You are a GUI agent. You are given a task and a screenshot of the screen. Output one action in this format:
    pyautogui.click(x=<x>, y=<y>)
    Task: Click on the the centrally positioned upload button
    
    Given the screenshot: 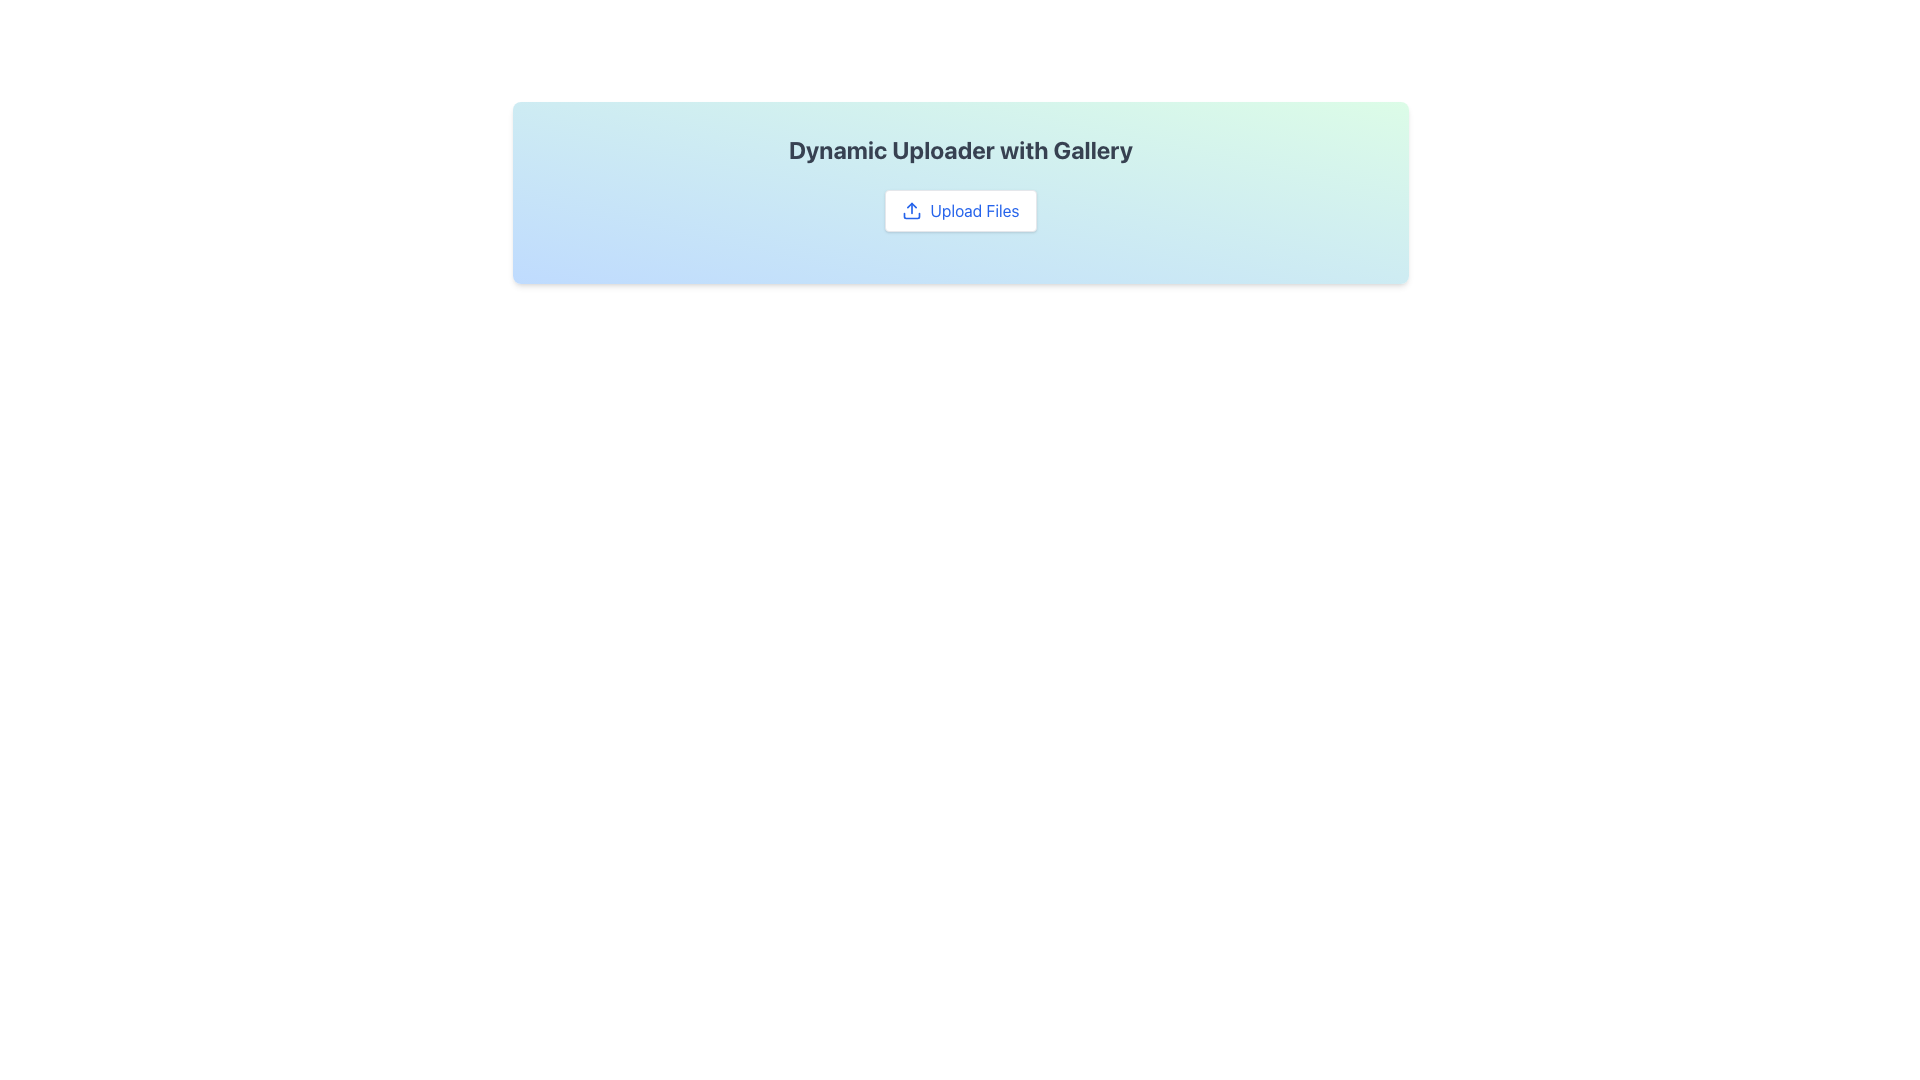 What is the action you would take?
    pyautogui.click(x=960, y=211)
    